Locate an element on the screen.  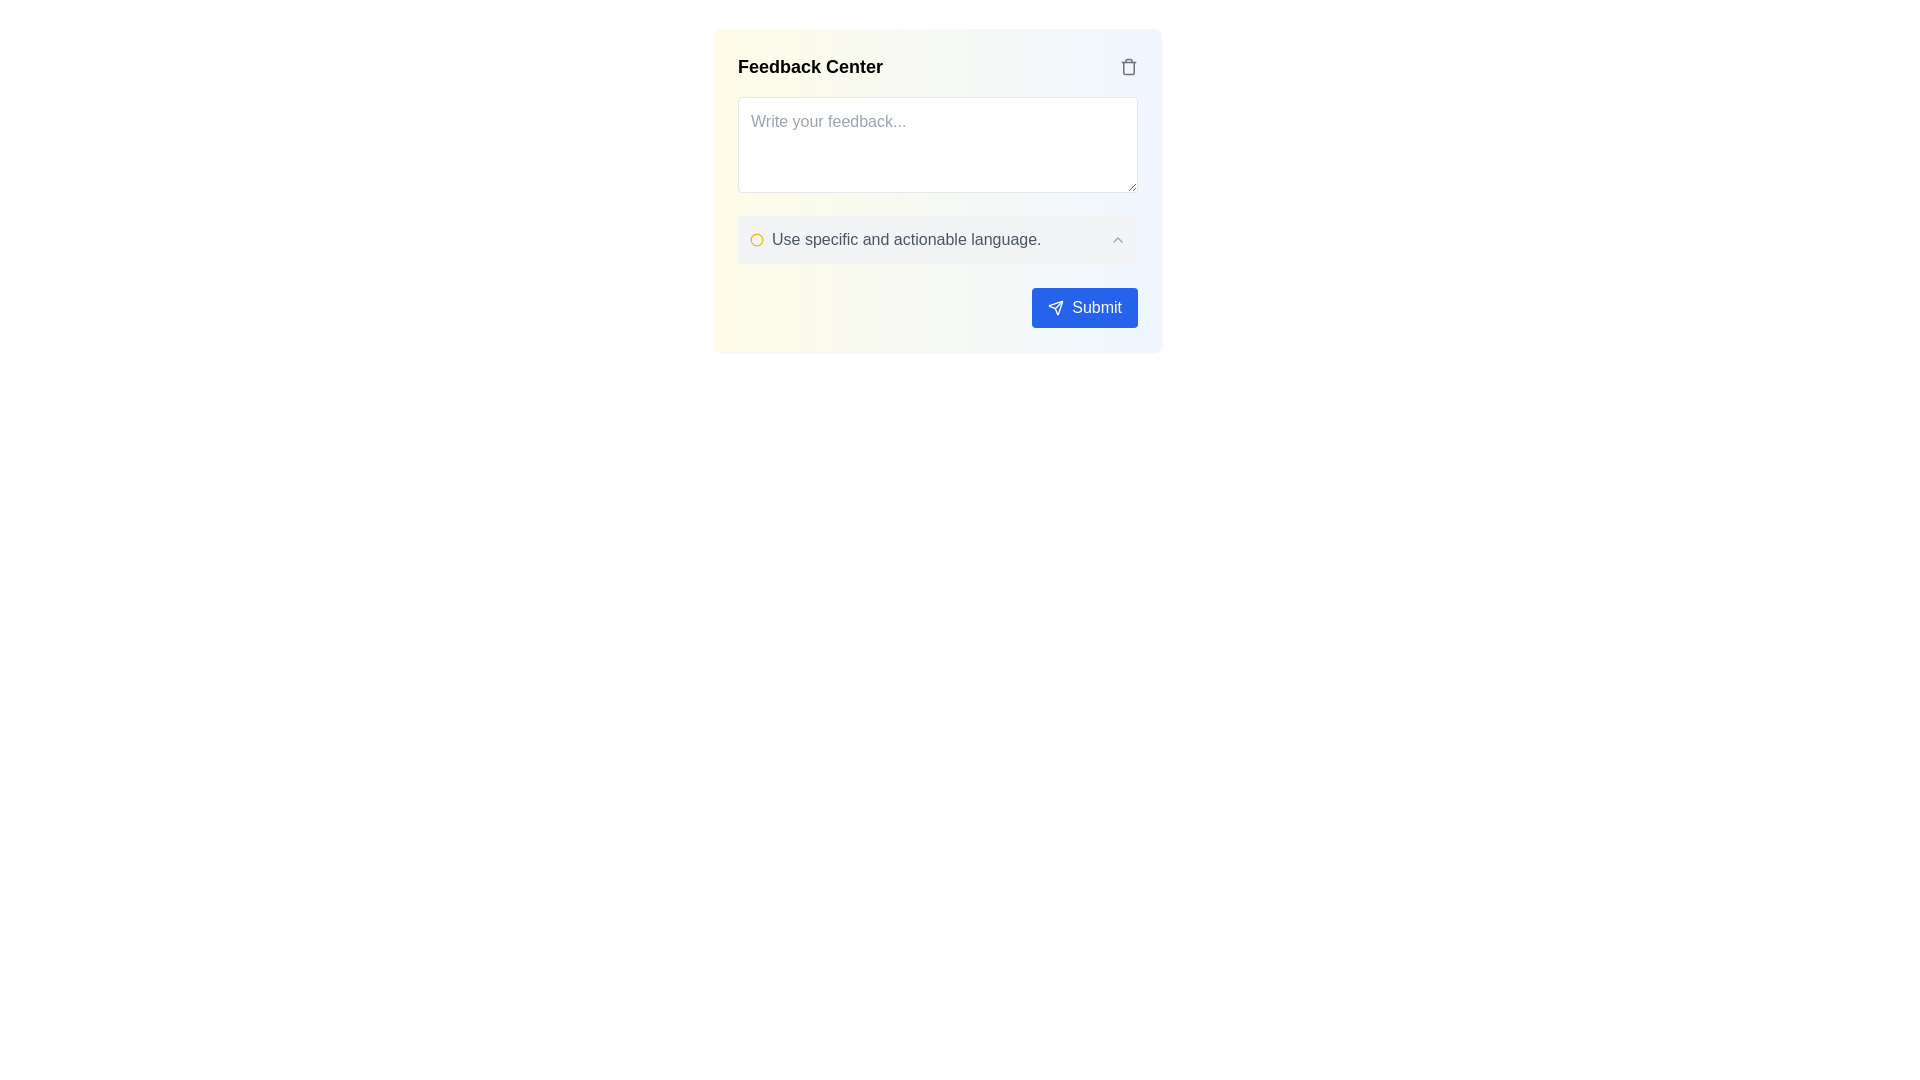
the hollow yellow circular SVG element located within the 'Feedback Center' interface, positioned to the left of the checkbox labeled 'Use specific and actionable language.' is located at coordinates (756, 238).